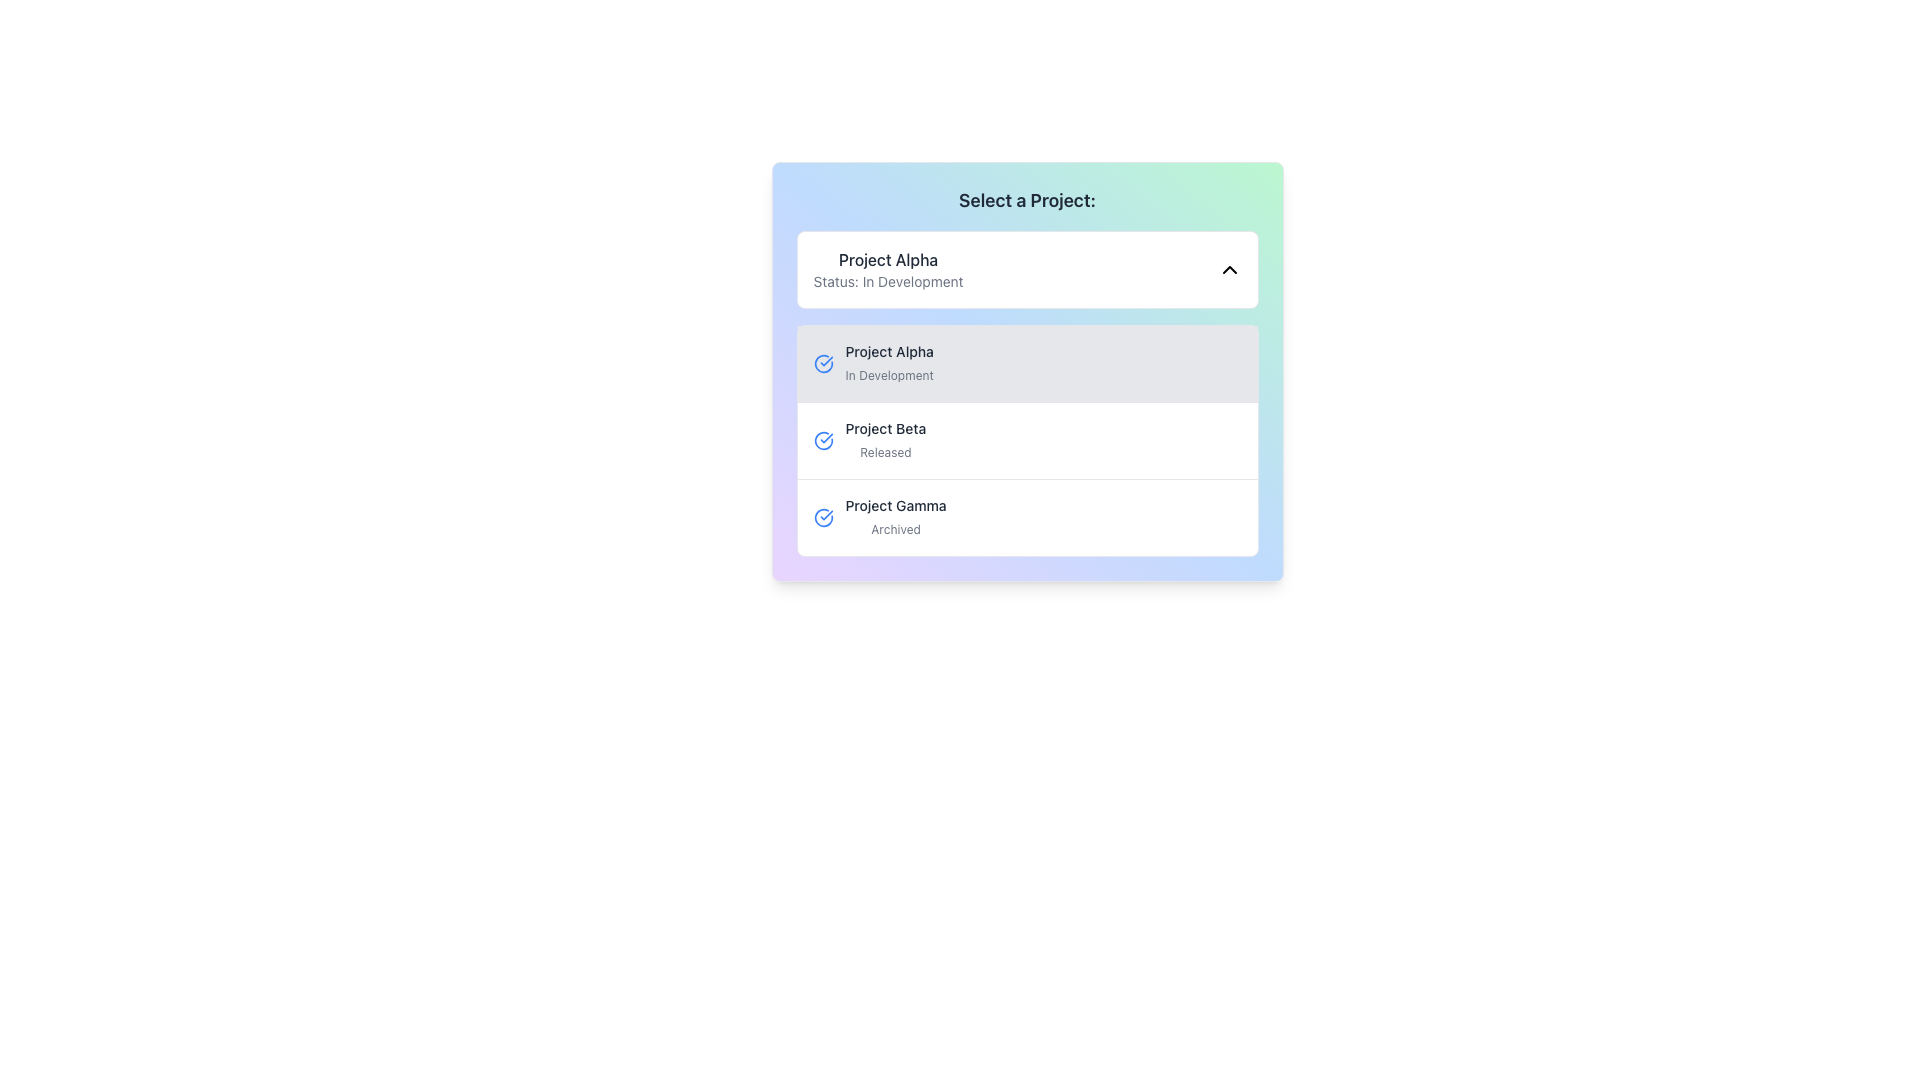 The height and width of the screenshot is (1080, 1920). Describe the element at coordinates (1228, 270) in the screenshot. I see `the downward-facing chevron arrow icon styled with a black outline located in the top-right corner of the 'Project Alpha' card` at that location.